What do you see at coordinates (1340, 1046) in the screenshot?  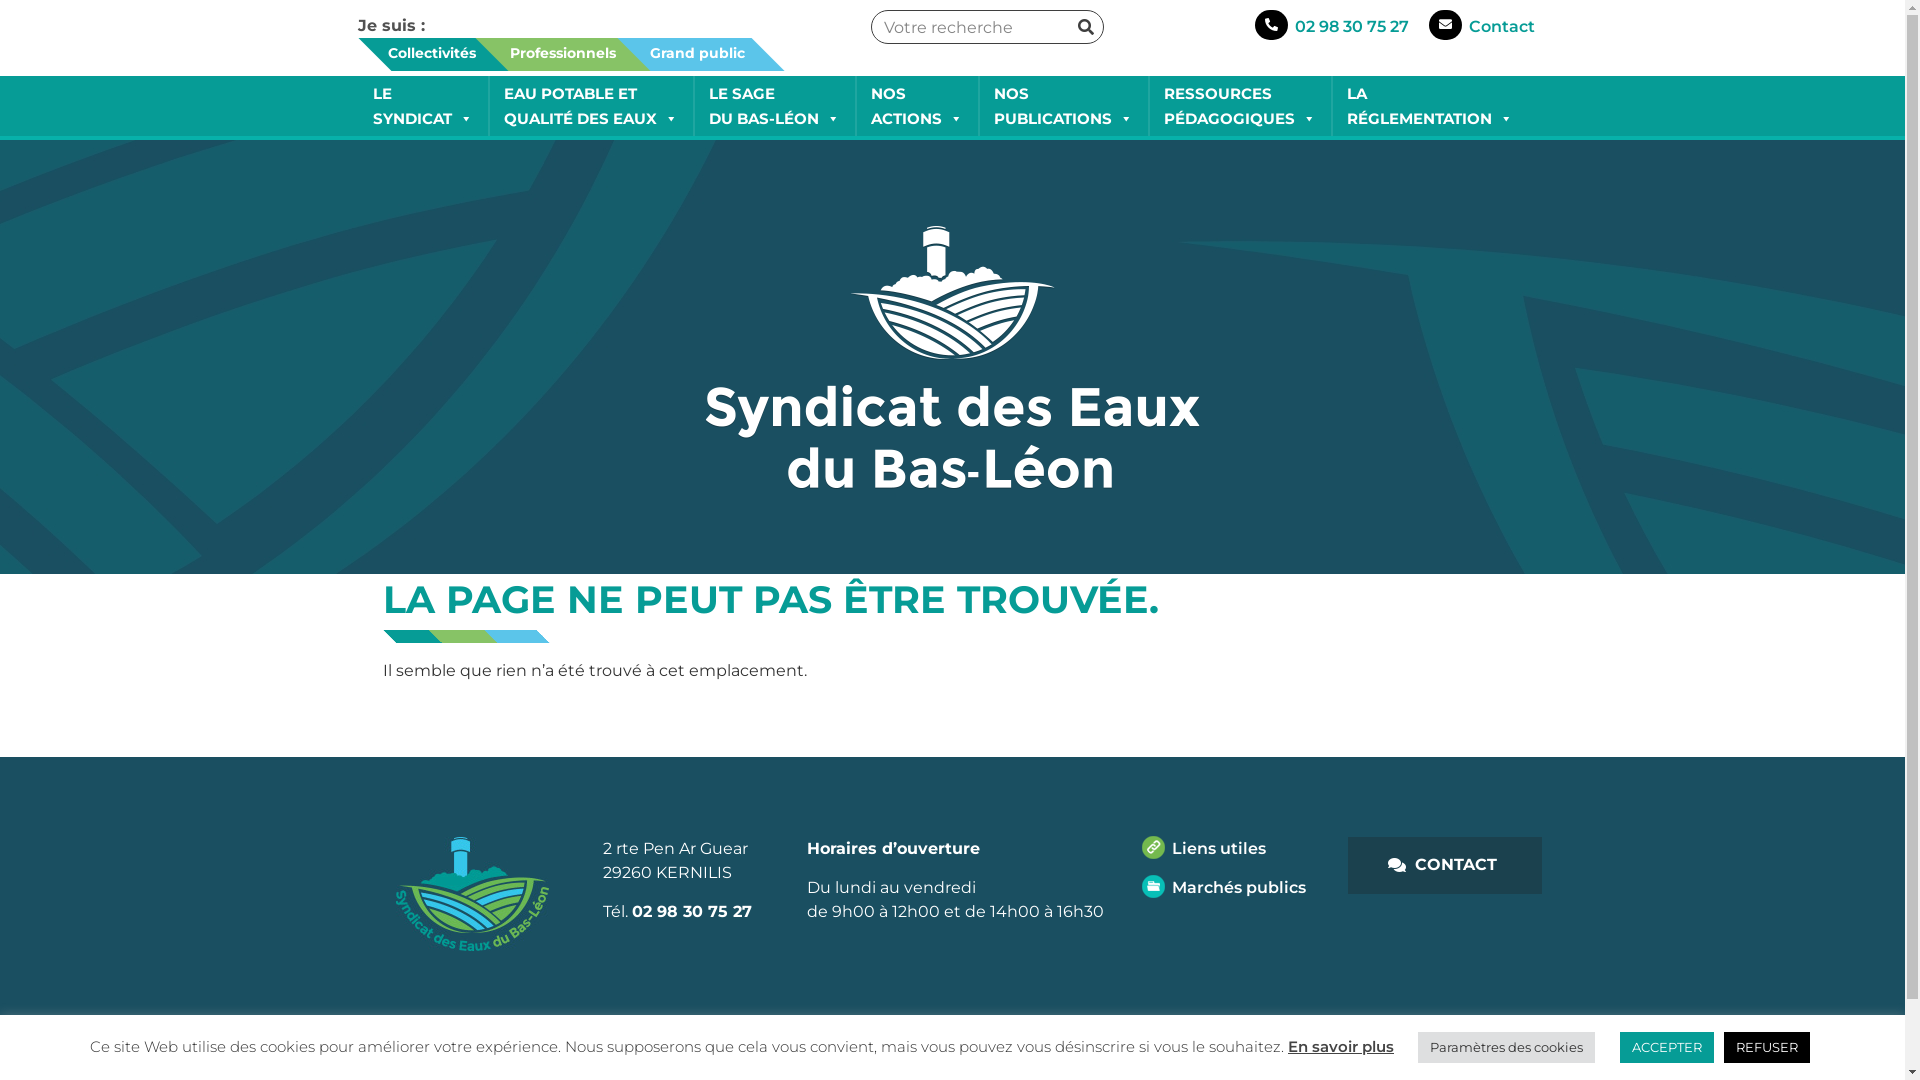 I see `'En savoir plus'` at bounding box center [1340, 1046].